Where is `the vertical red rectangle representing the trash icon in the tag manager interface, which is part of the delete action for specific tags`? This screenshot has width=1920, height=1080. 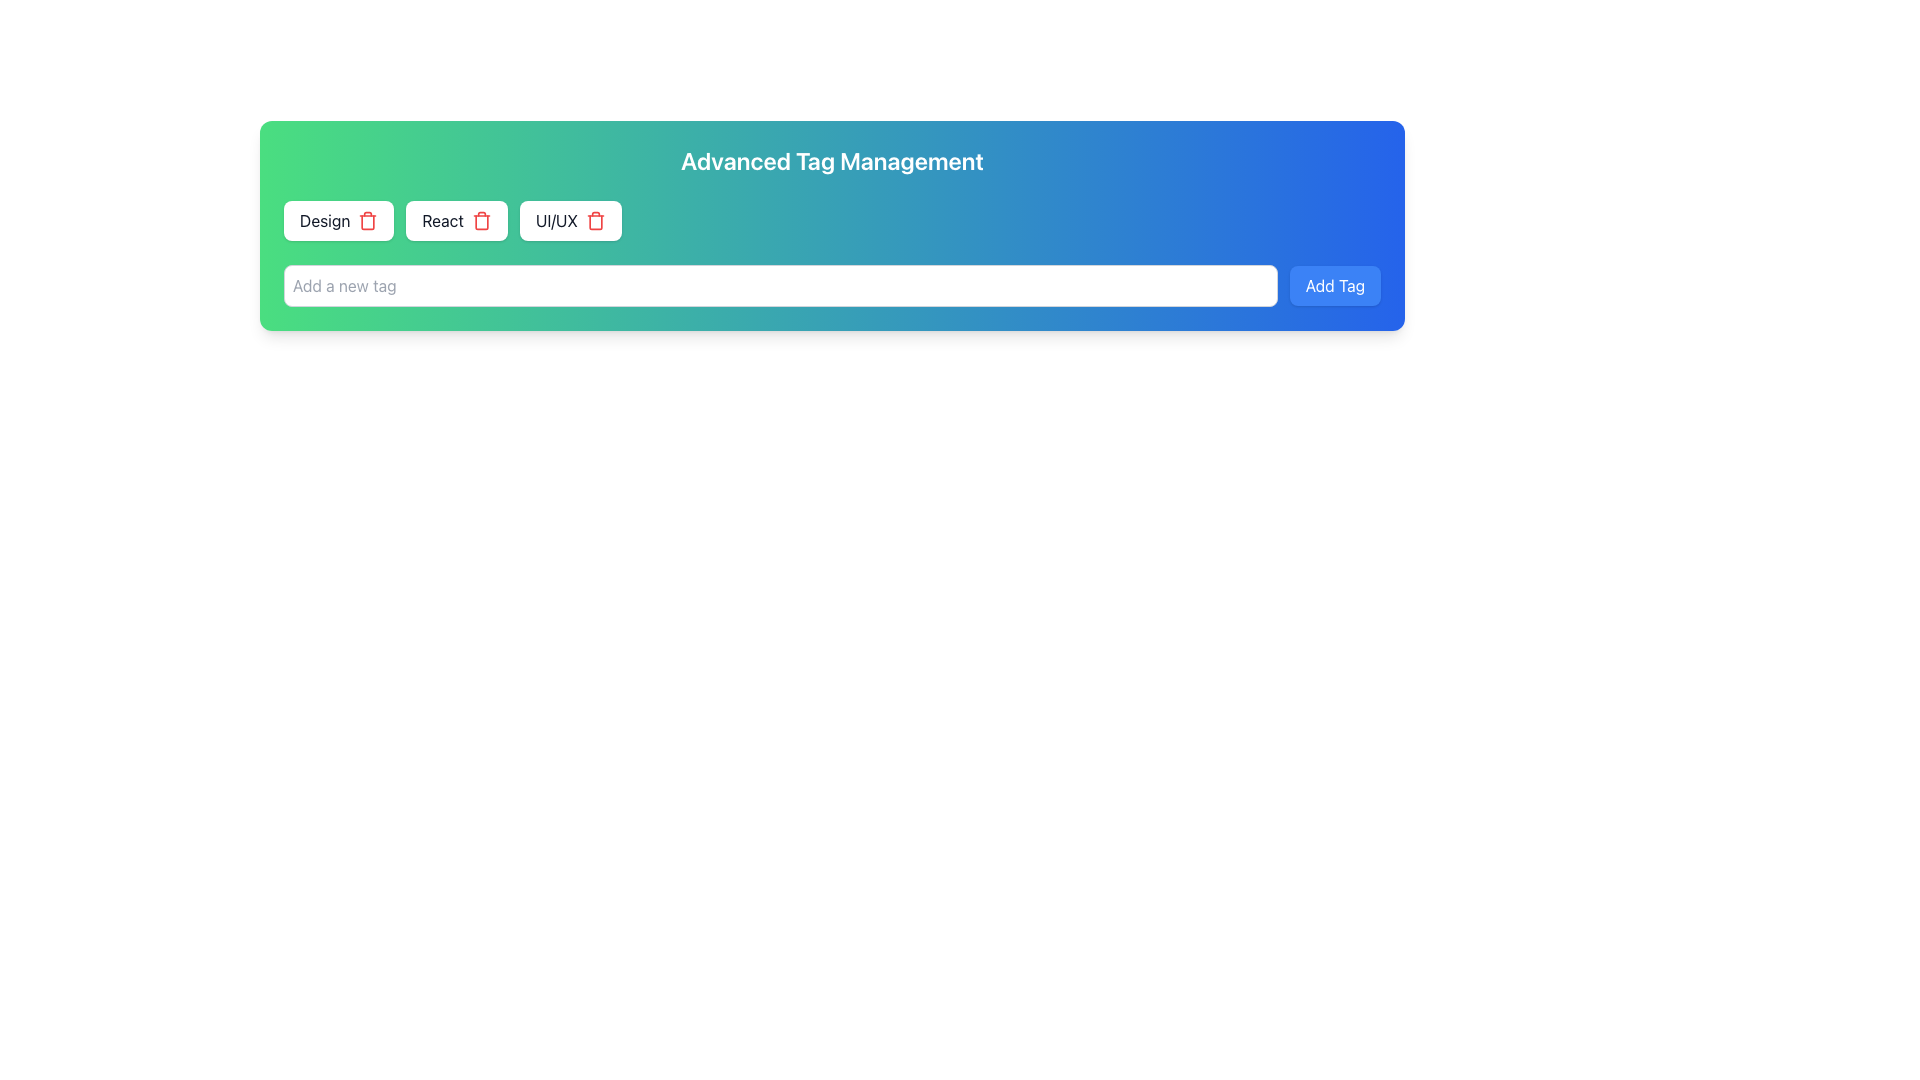
the vertical red rectangle representing the trash icon in the tag manager interface, which is part of the delete action for specific tags is located at coordinates (481, 222).